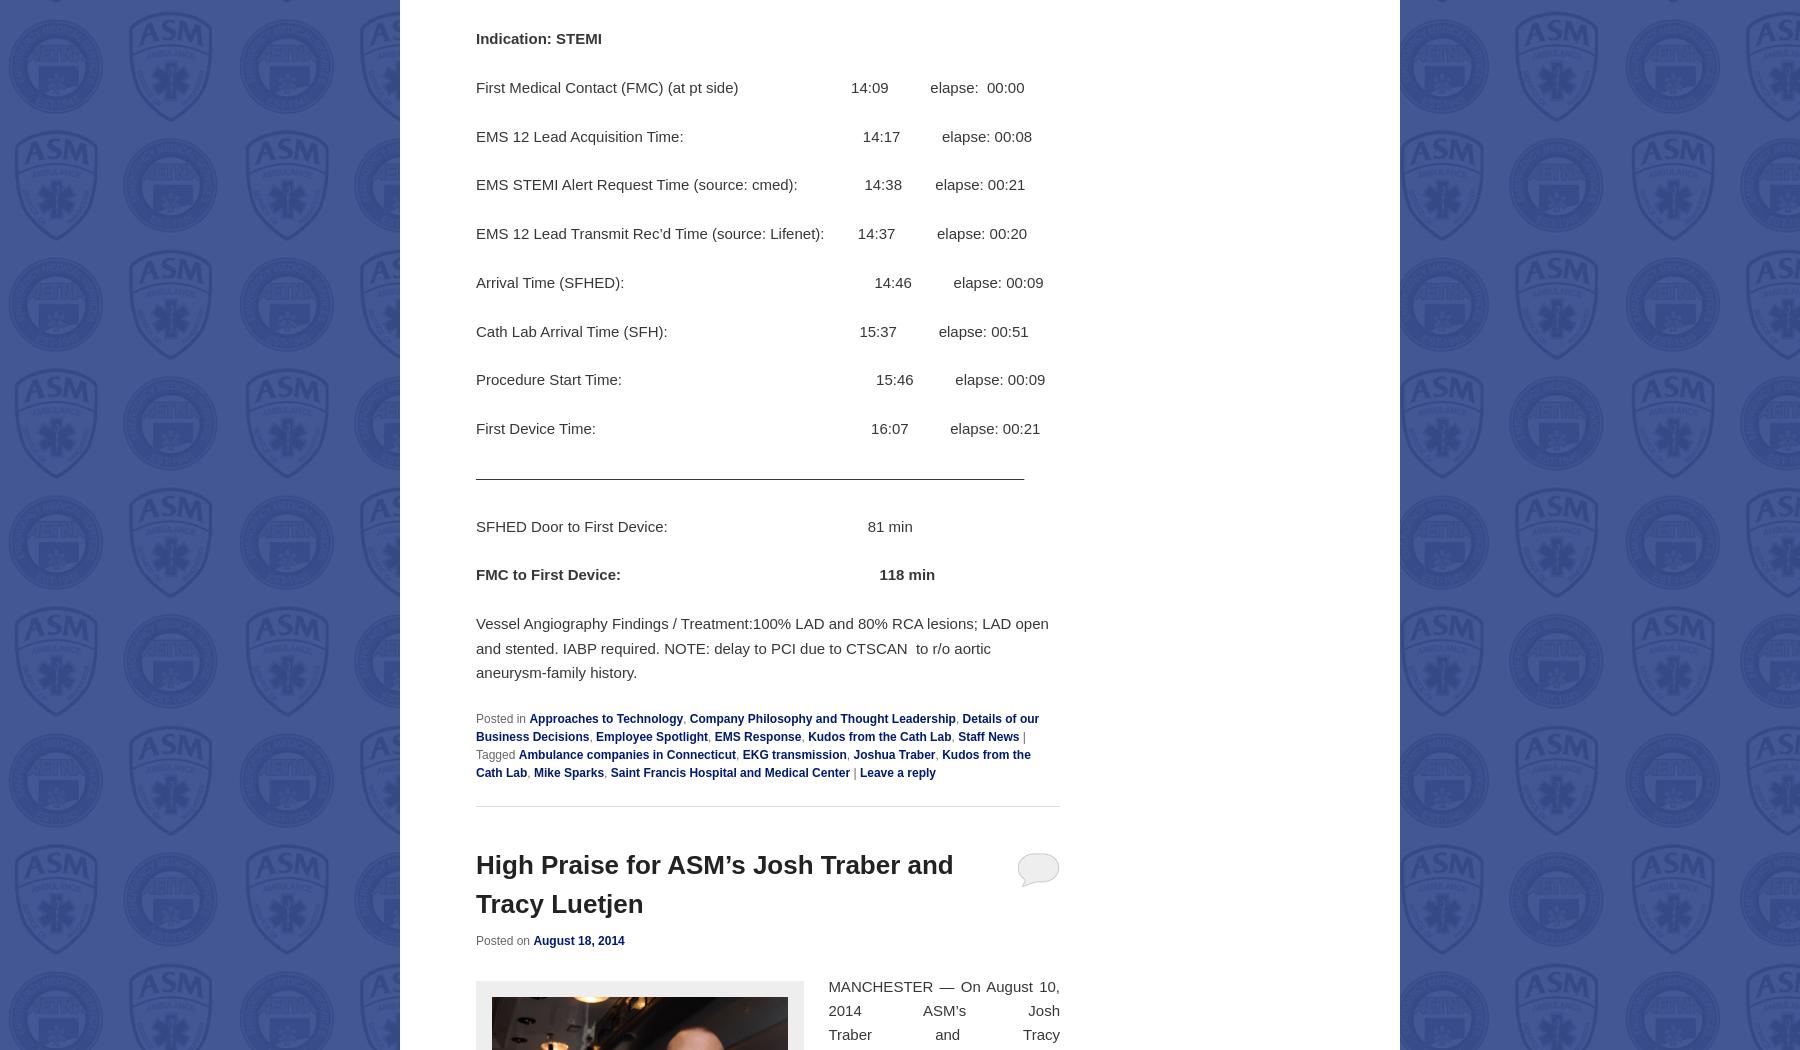 Image resolution: width=1800 pixels, height=1050 pixels. What do you see at coordinates (606, 716) in the screenshot?
I see `'Approaches to Technology'` at bounding box center [606, 716].